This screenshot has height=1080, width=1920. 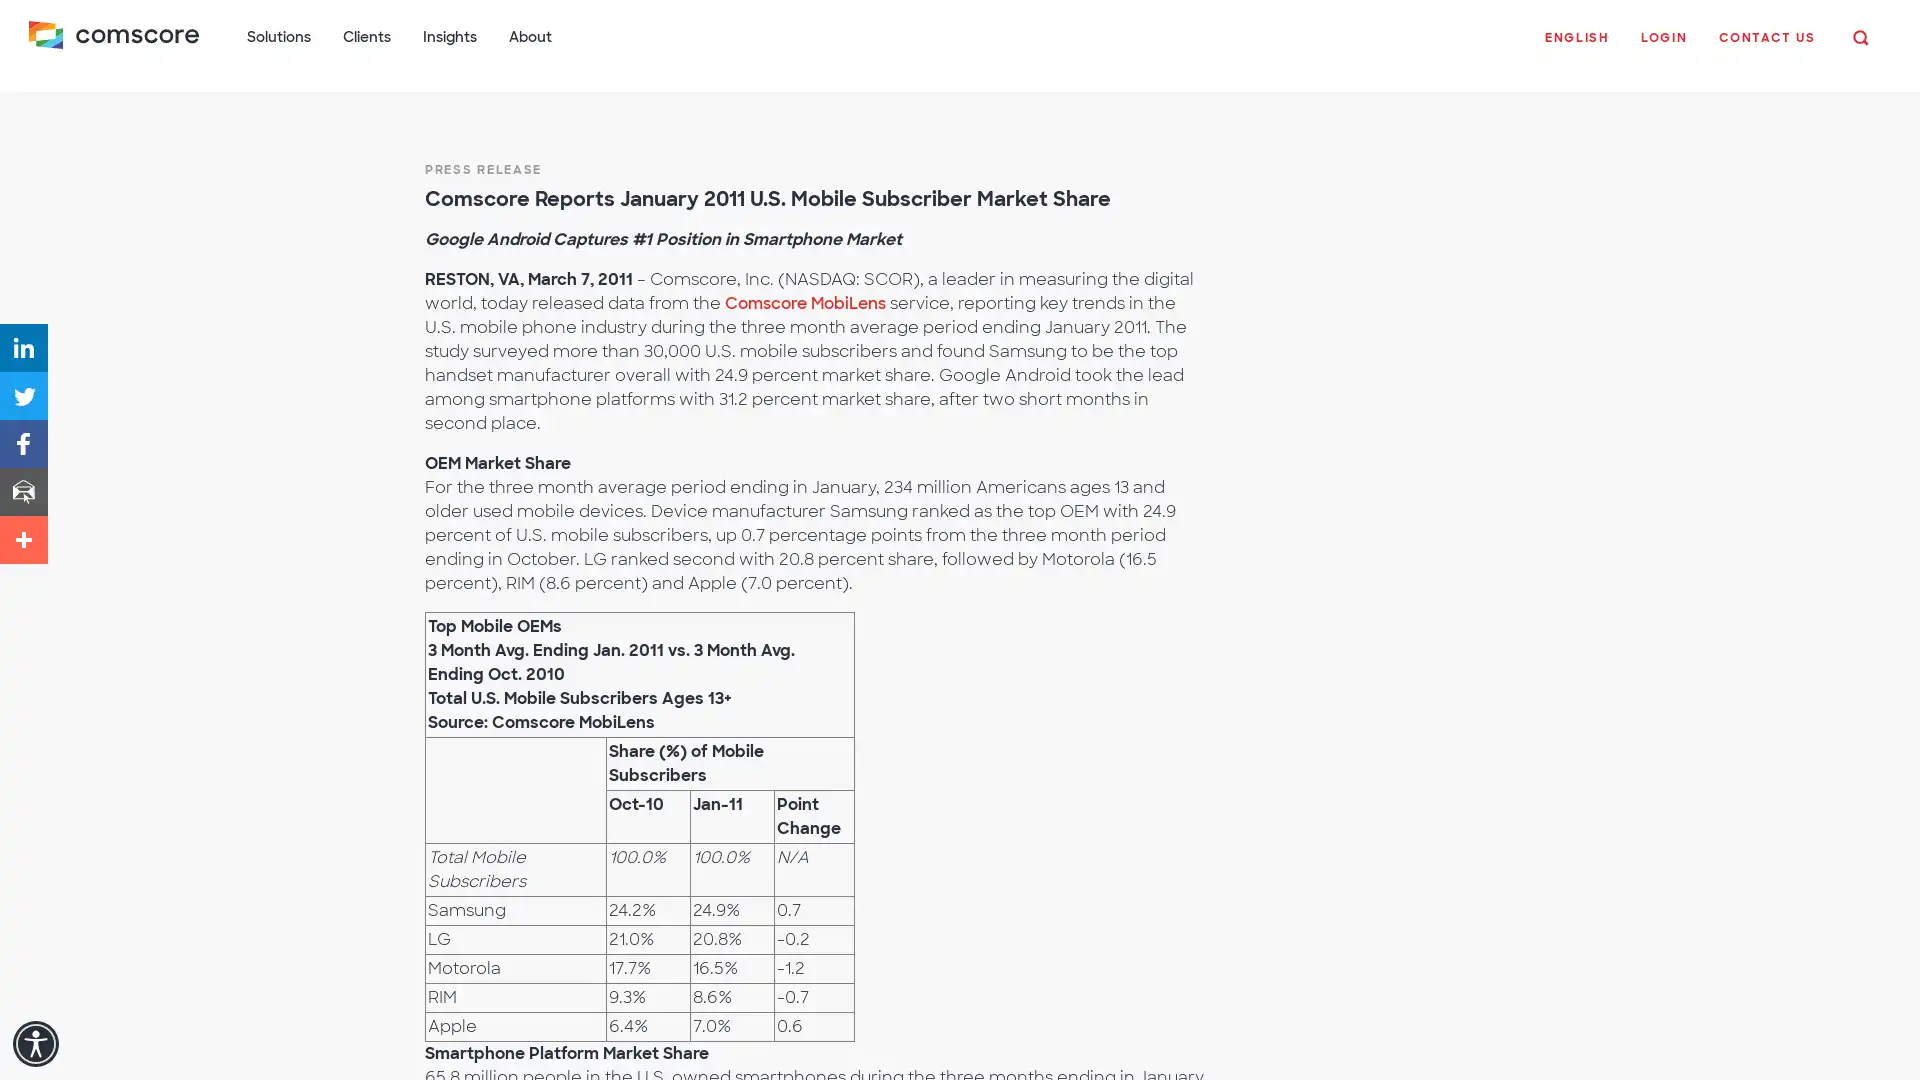 I want to click on Accessibility Menu, so click(x=35, y=1043).